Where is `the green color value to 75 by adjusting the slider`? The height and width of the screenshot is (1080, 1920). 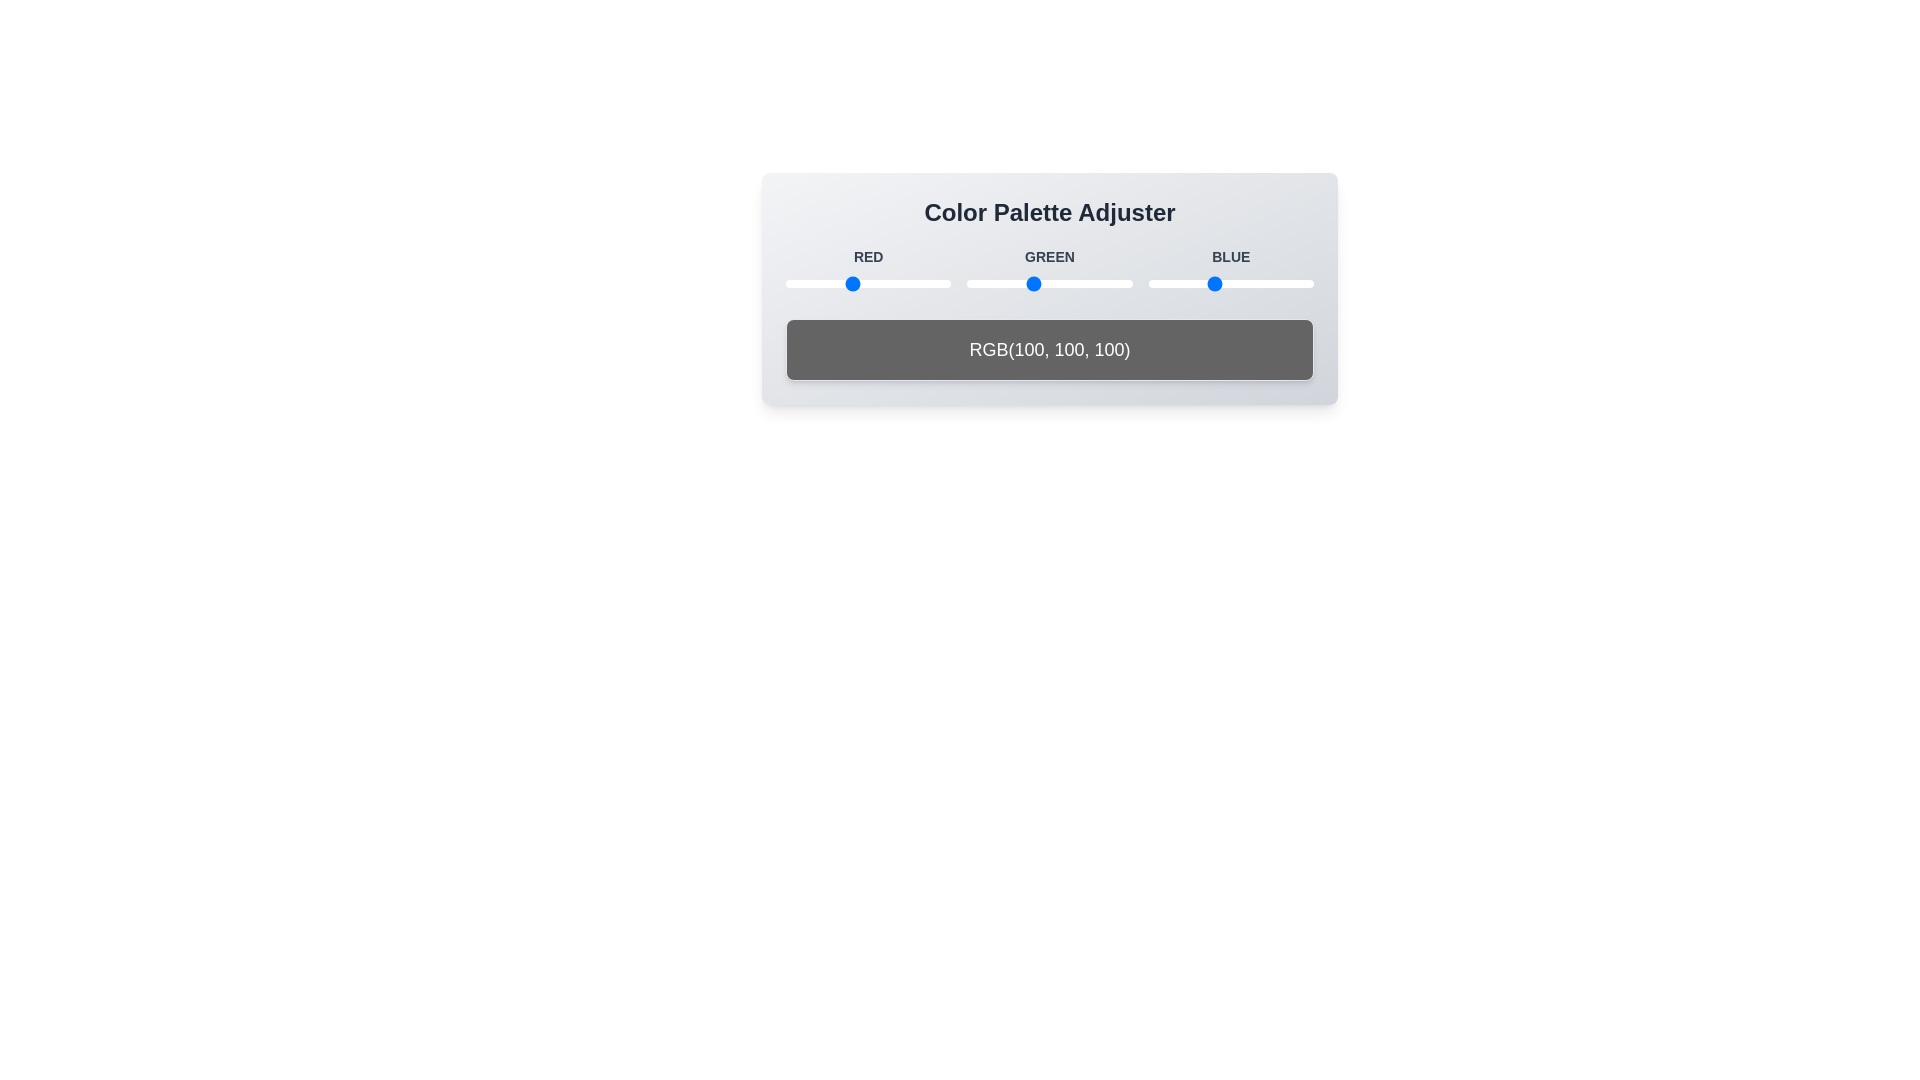
the green color value to 75 by adjusting the slider is located at coordinates (1015, 284).